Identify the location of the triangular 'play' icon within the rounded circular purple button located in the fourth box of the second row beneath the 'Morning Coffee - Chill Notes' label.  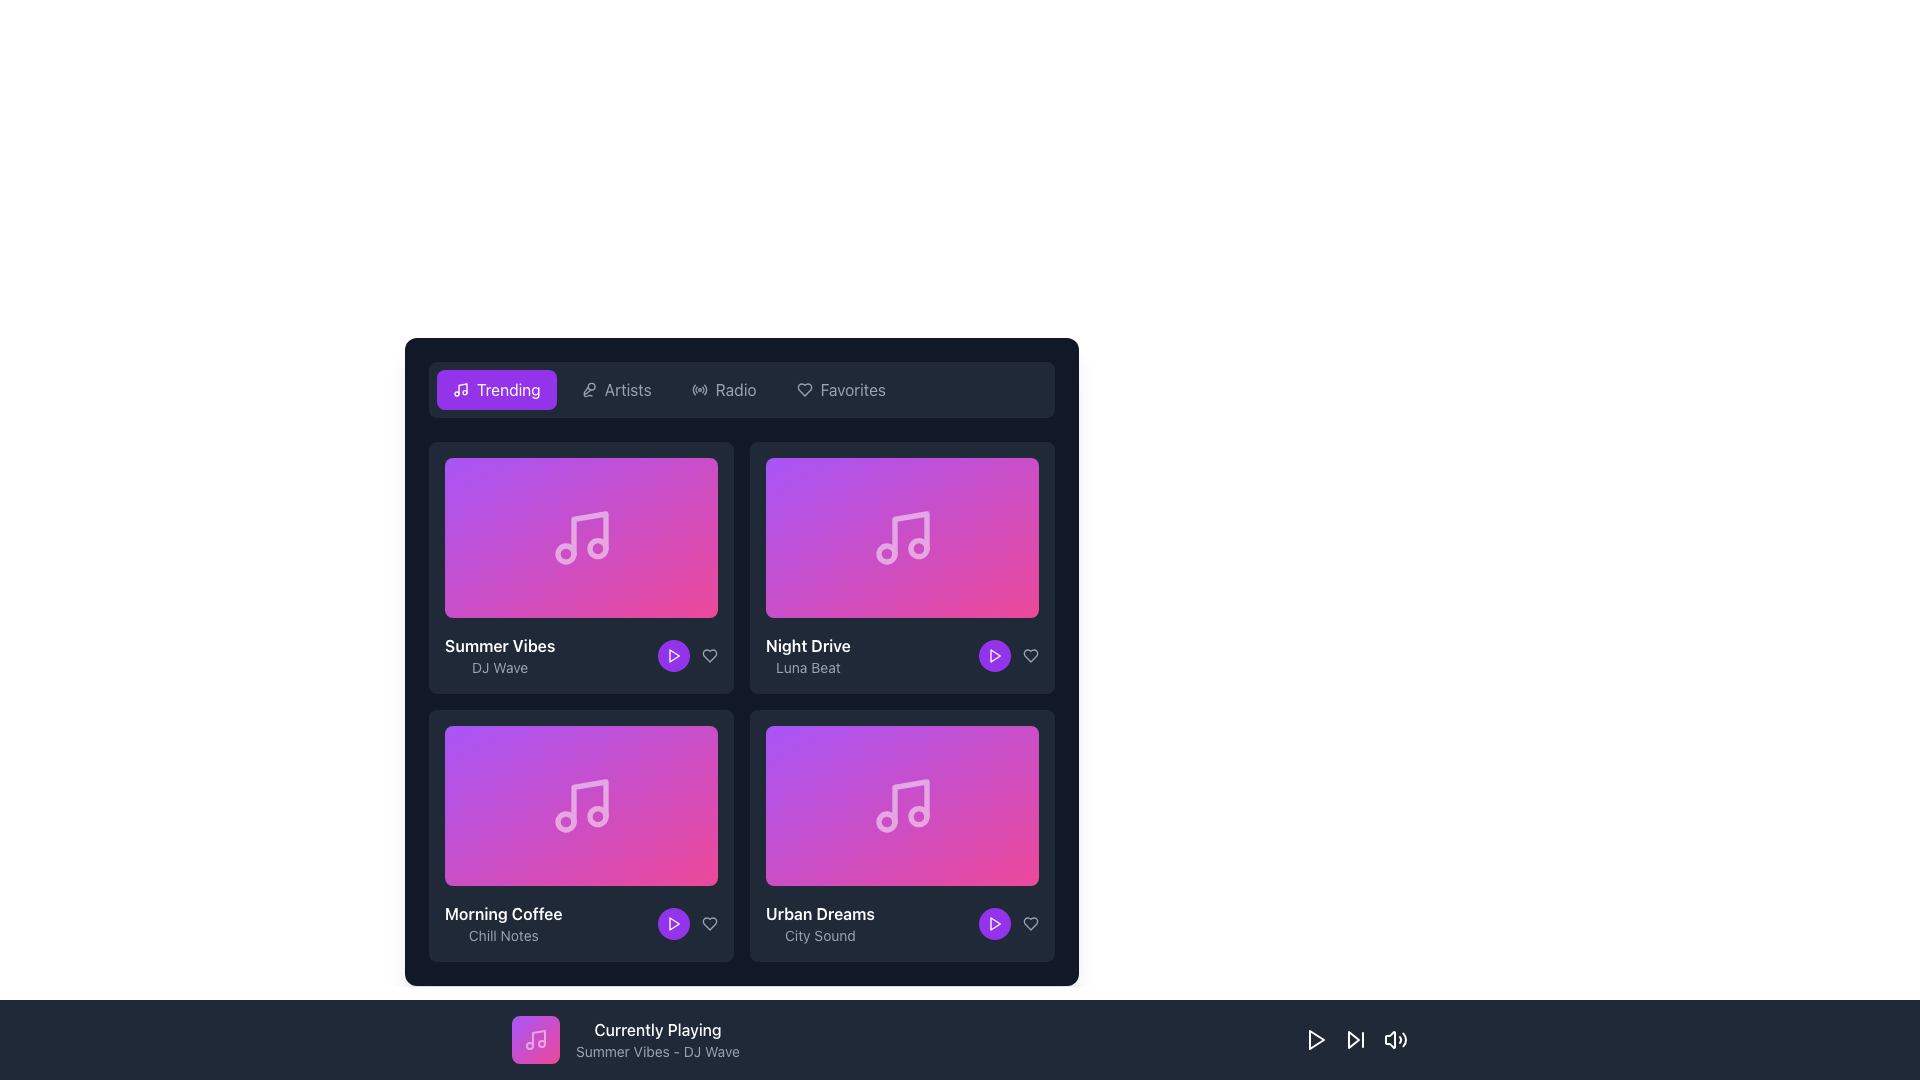
(673, 924).